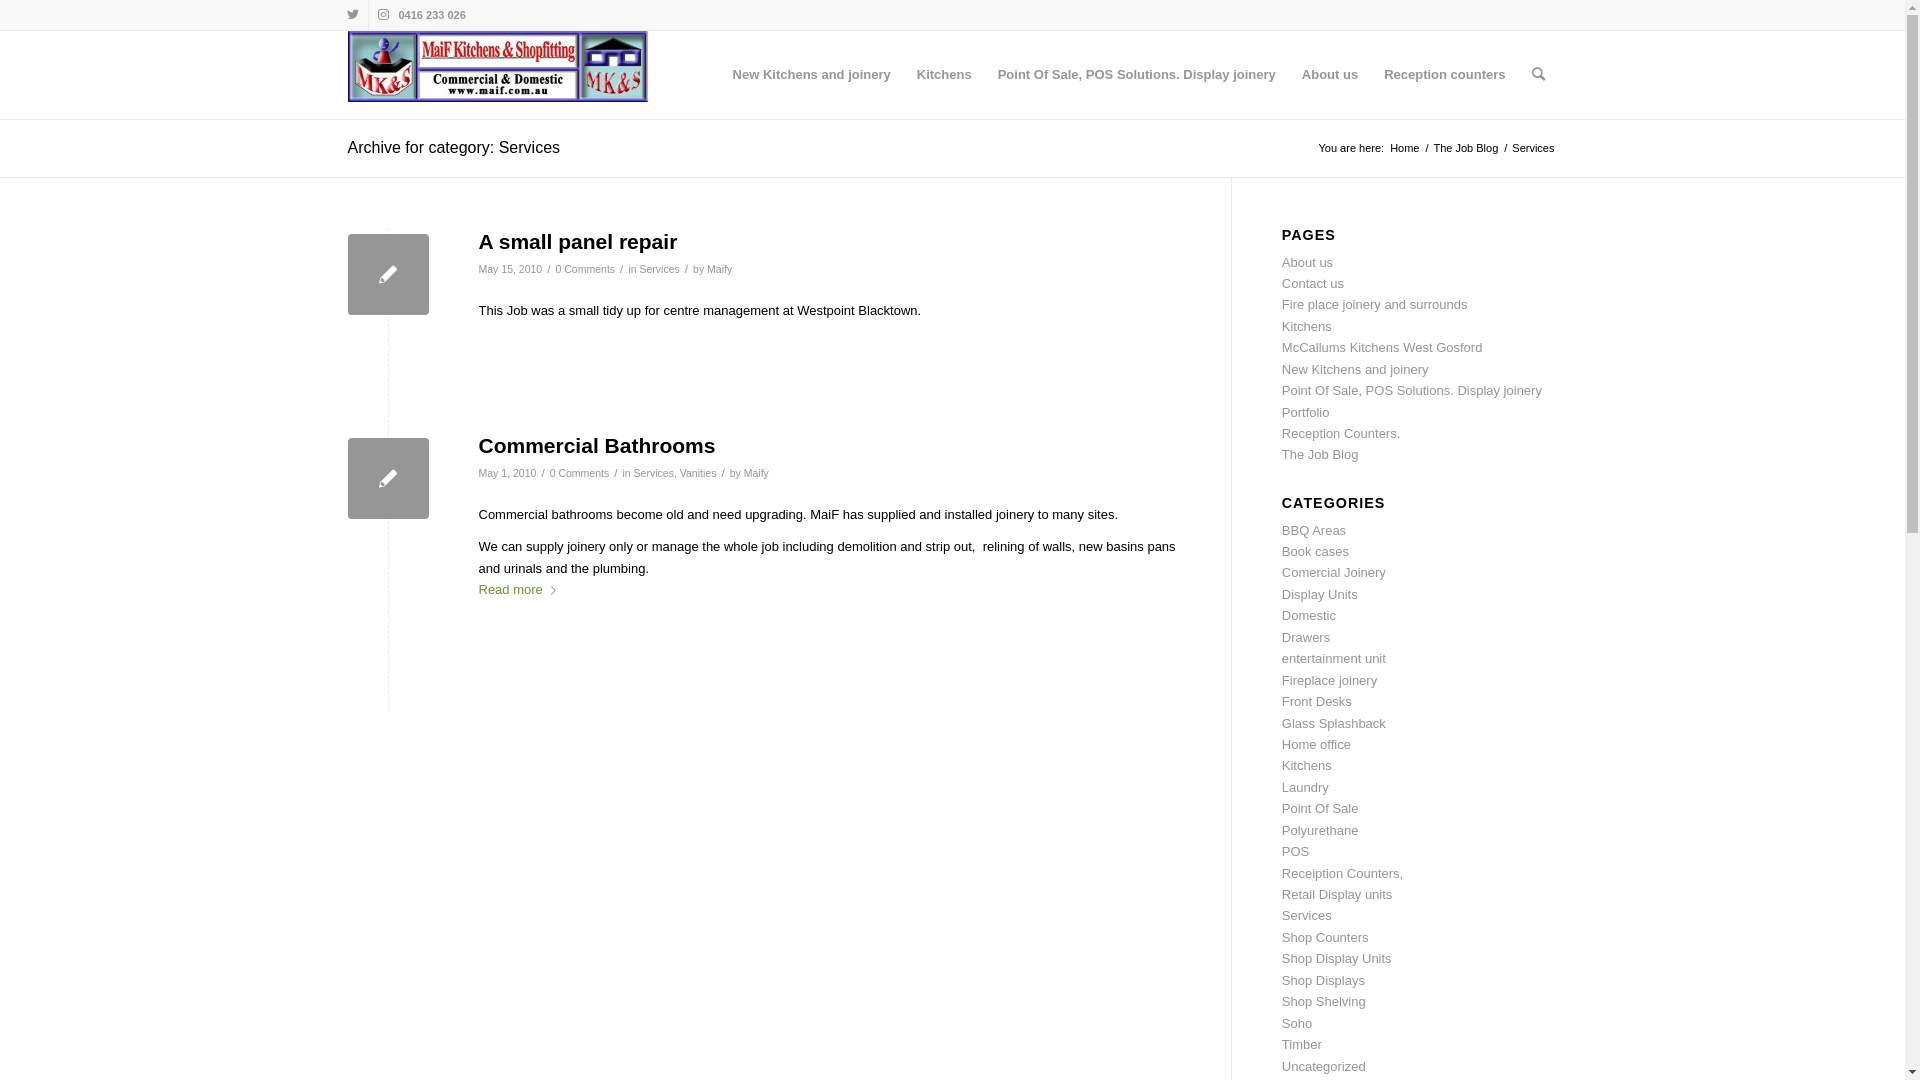 The width and height of the screenshot is (1920, 1080). What do you see at coordinates (1444, 73) in the screenshot?
I see `'Reception counters'` at bounding box center [1444, 73].